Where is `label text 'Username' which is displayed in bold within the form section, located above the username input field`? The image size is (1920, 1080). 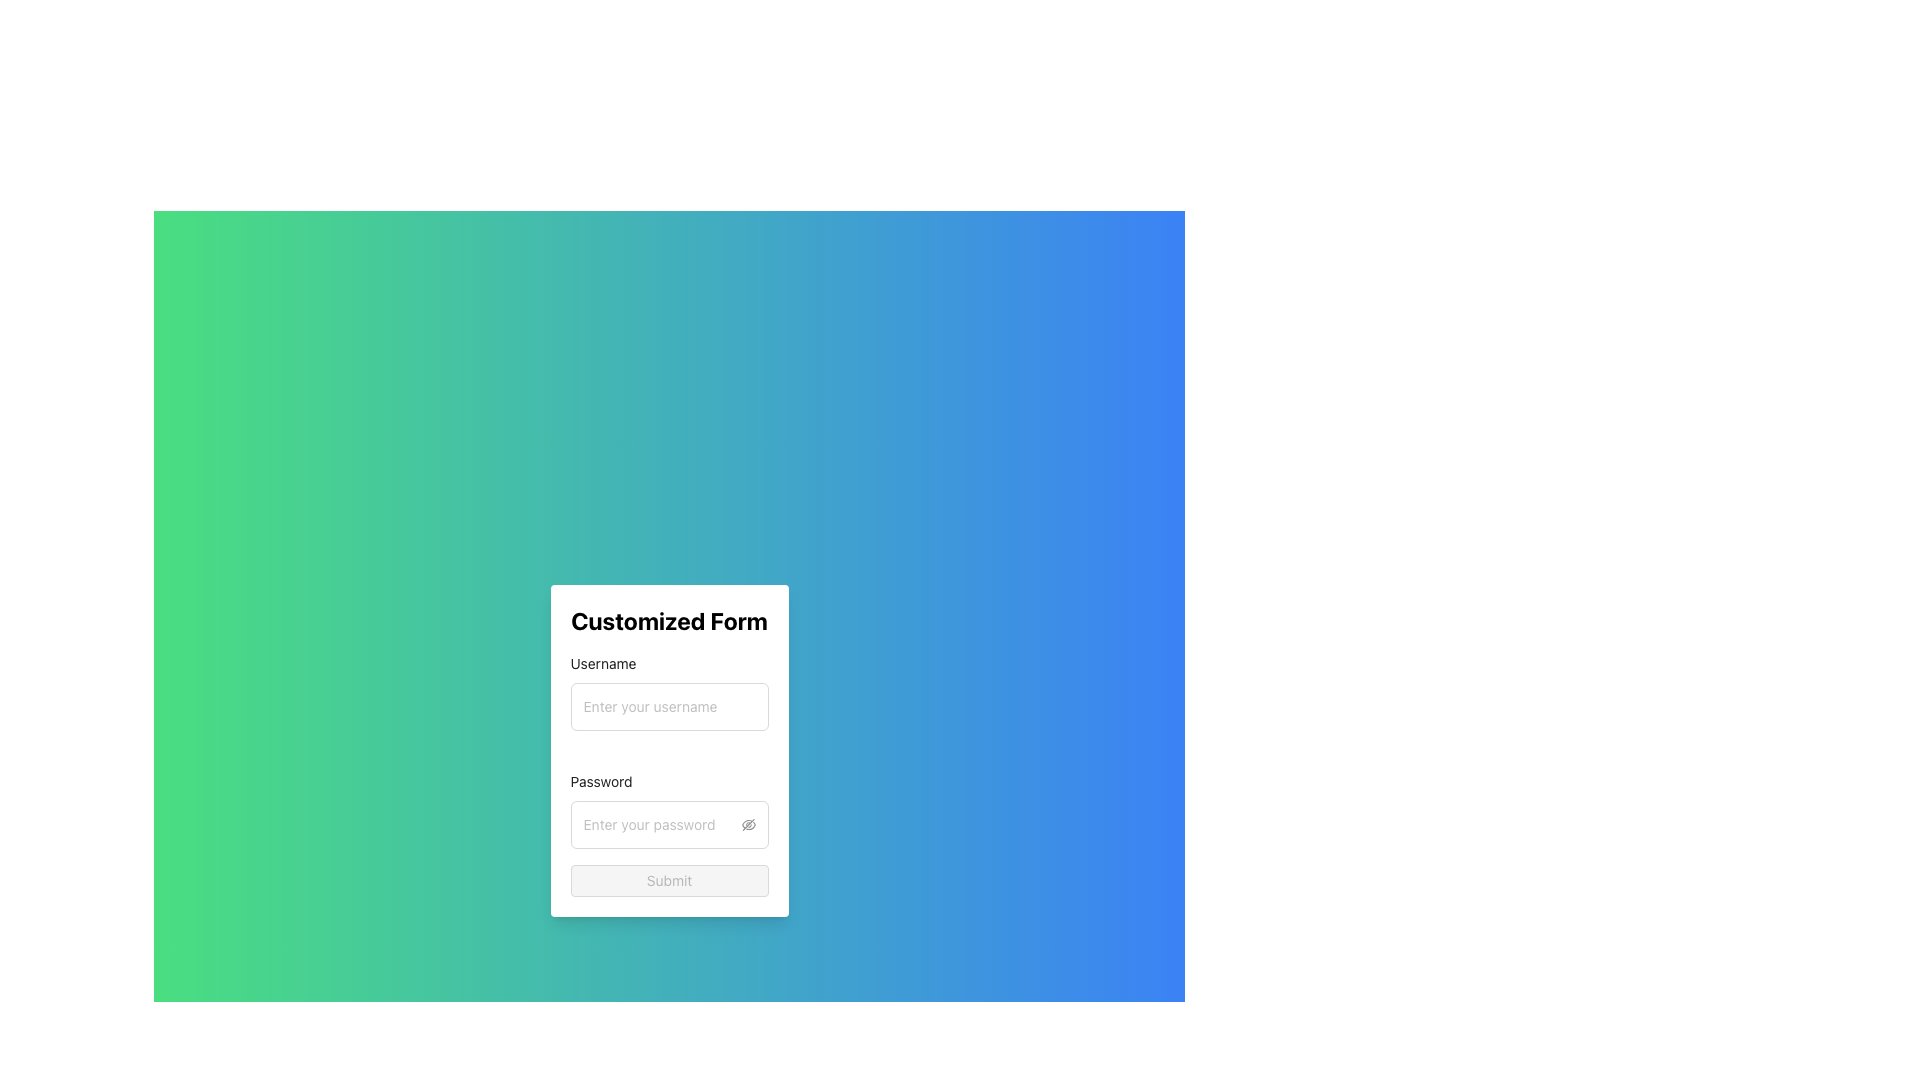
label text 'Username' which is displayed in bold within the form section, located above the username input field is located at coordinates (609, 663).